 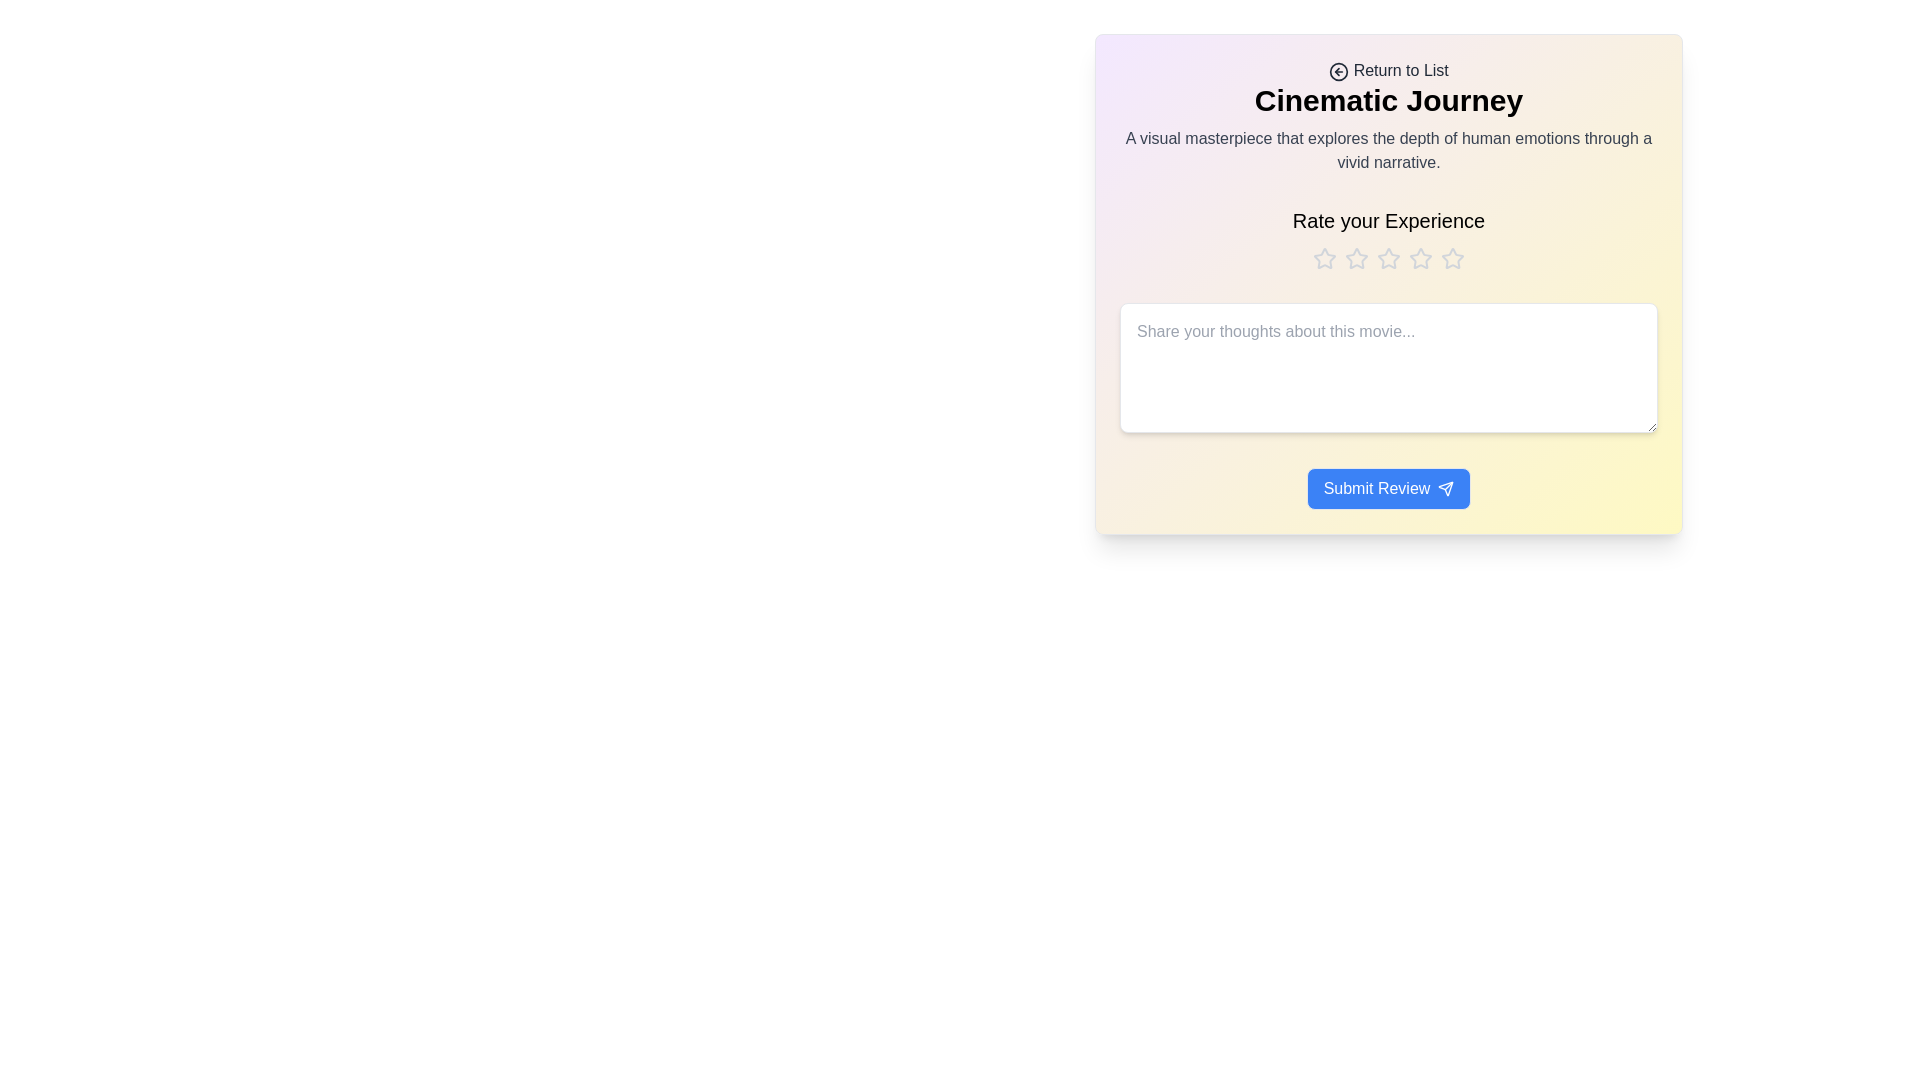 I want to click on the third star-shaped icon in the rating sequence below the 'Rate your Experience' label, so click(x=1387, y=257).